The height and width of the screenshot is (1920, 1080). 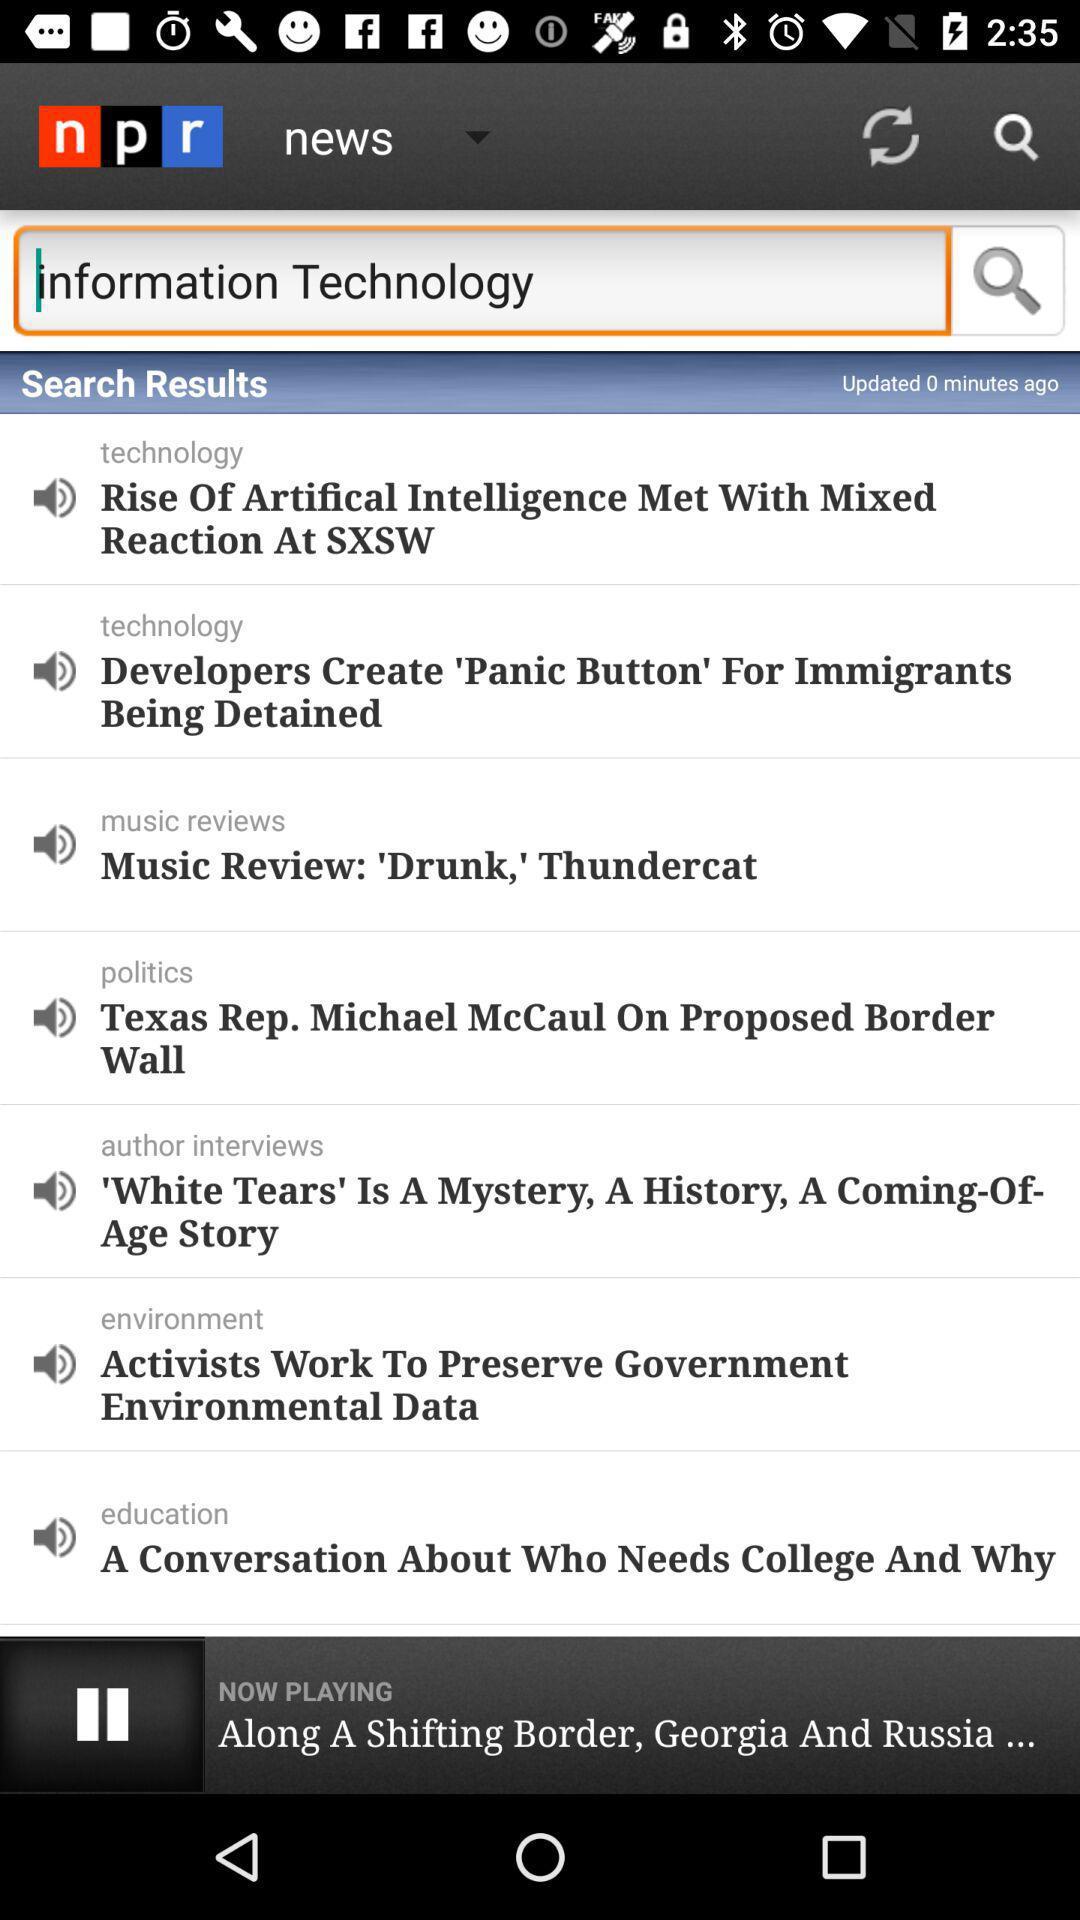 I want to click on the item below technology item, so click(x=578, y=690).